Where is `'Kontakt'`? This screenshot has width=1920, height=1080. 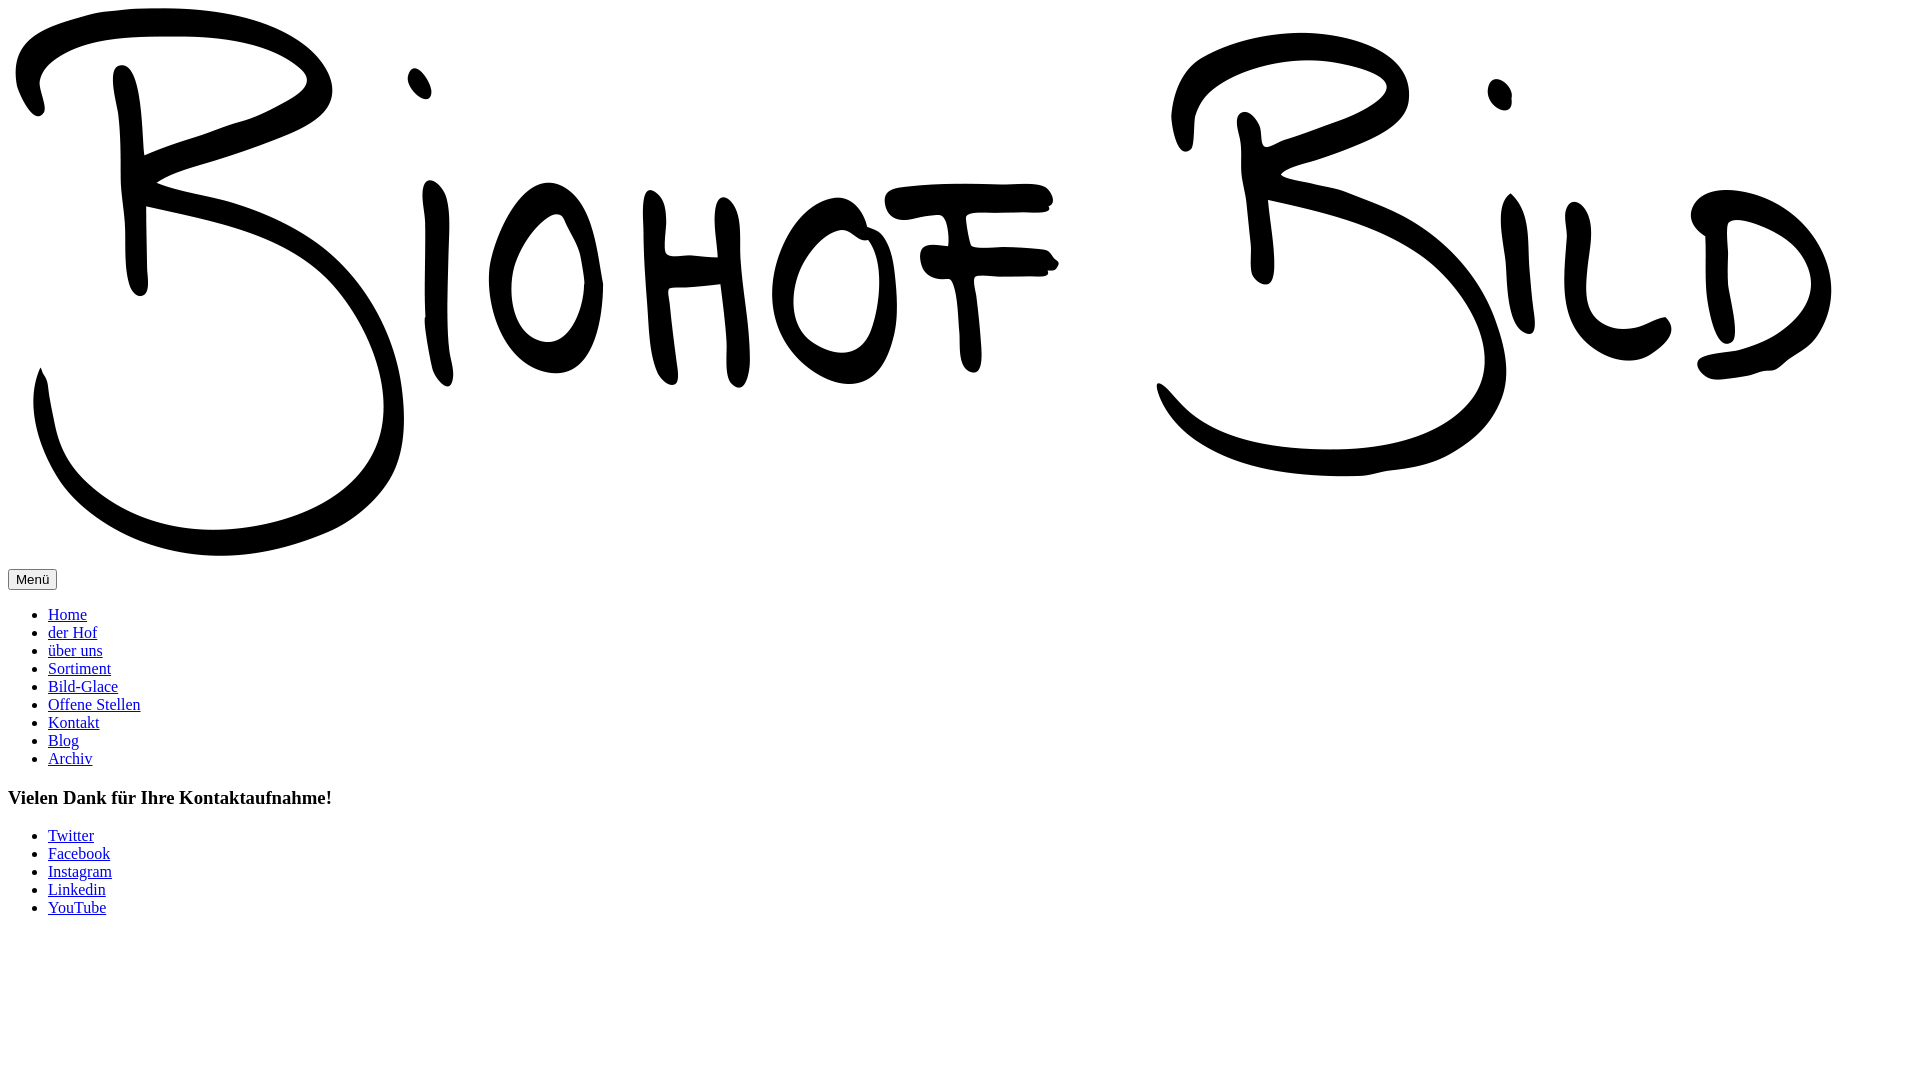 'Kontakt' is located at coordinates (73, 722).